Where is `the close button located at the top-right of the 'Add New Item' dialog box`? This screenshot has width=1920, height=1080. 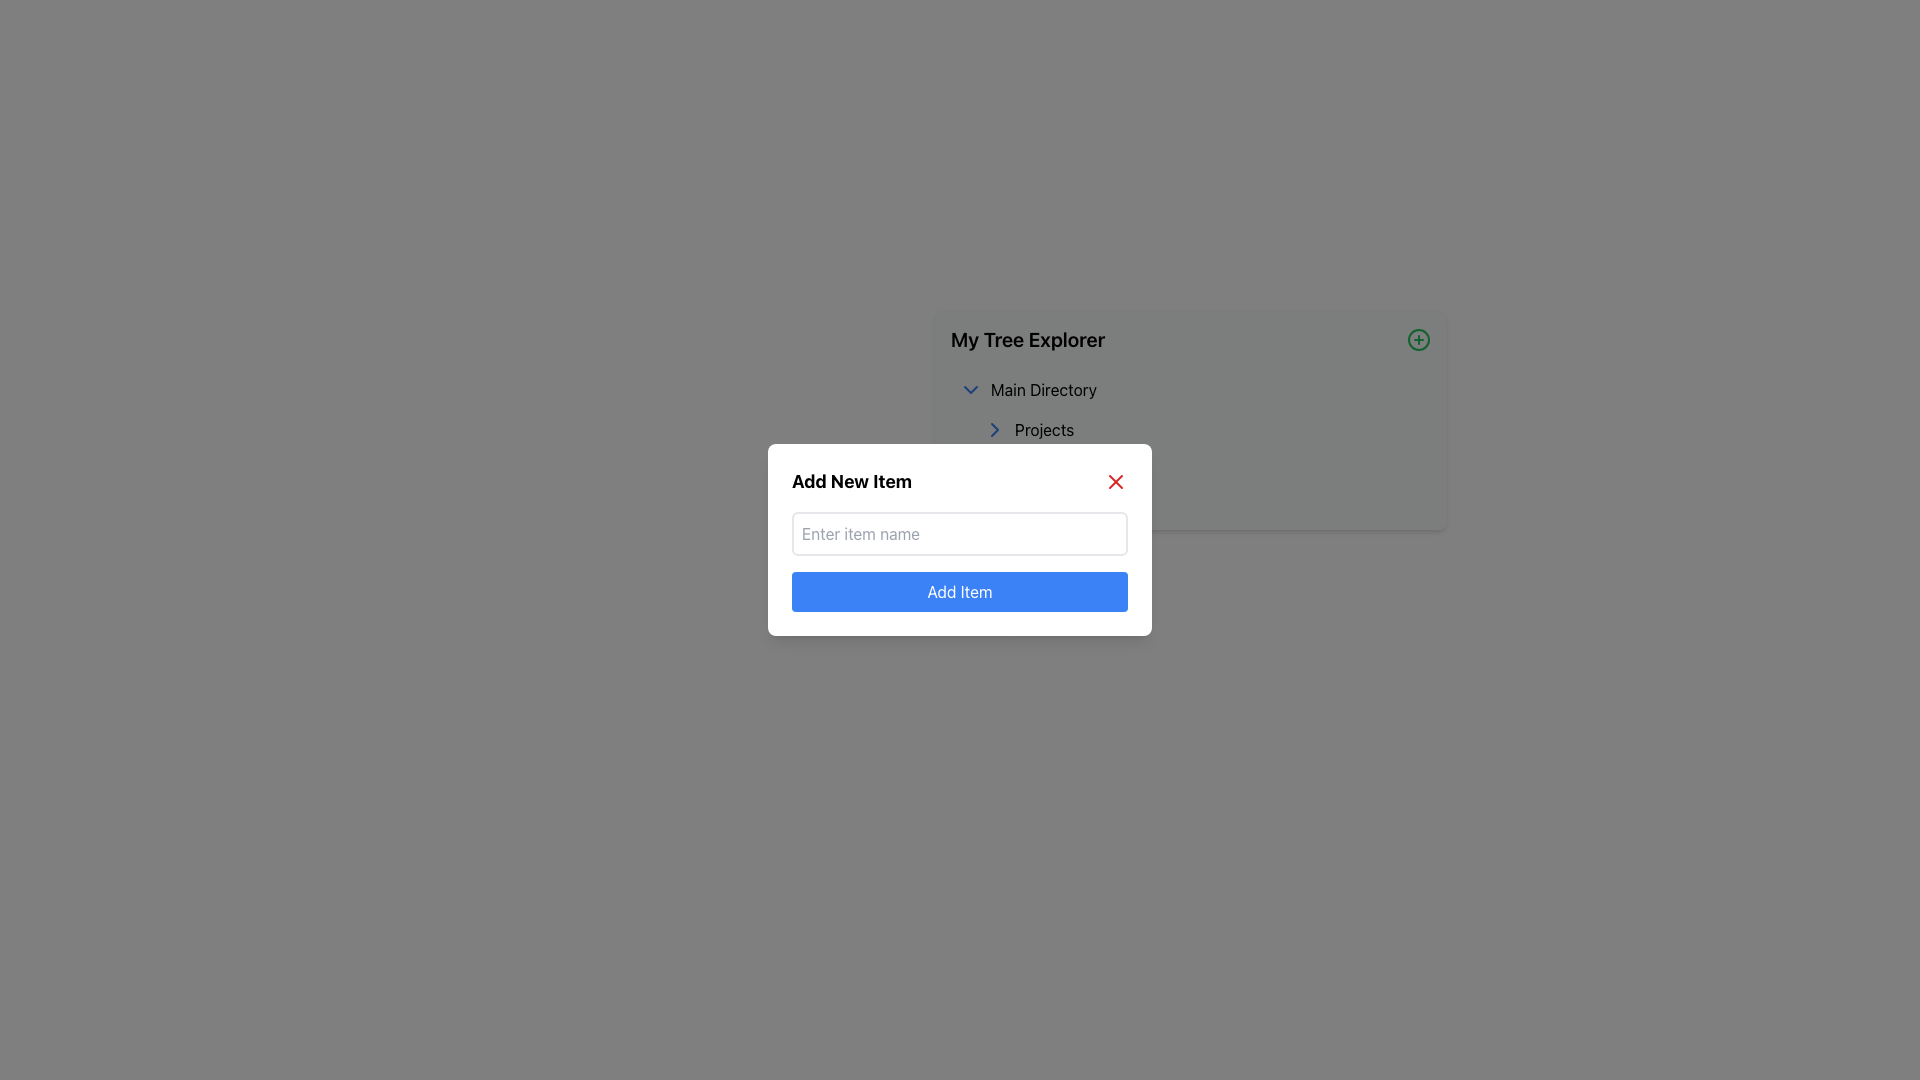
the close button located at the top-right of the 'Add New Item' dialog box is located at coordinates (1115, 482).